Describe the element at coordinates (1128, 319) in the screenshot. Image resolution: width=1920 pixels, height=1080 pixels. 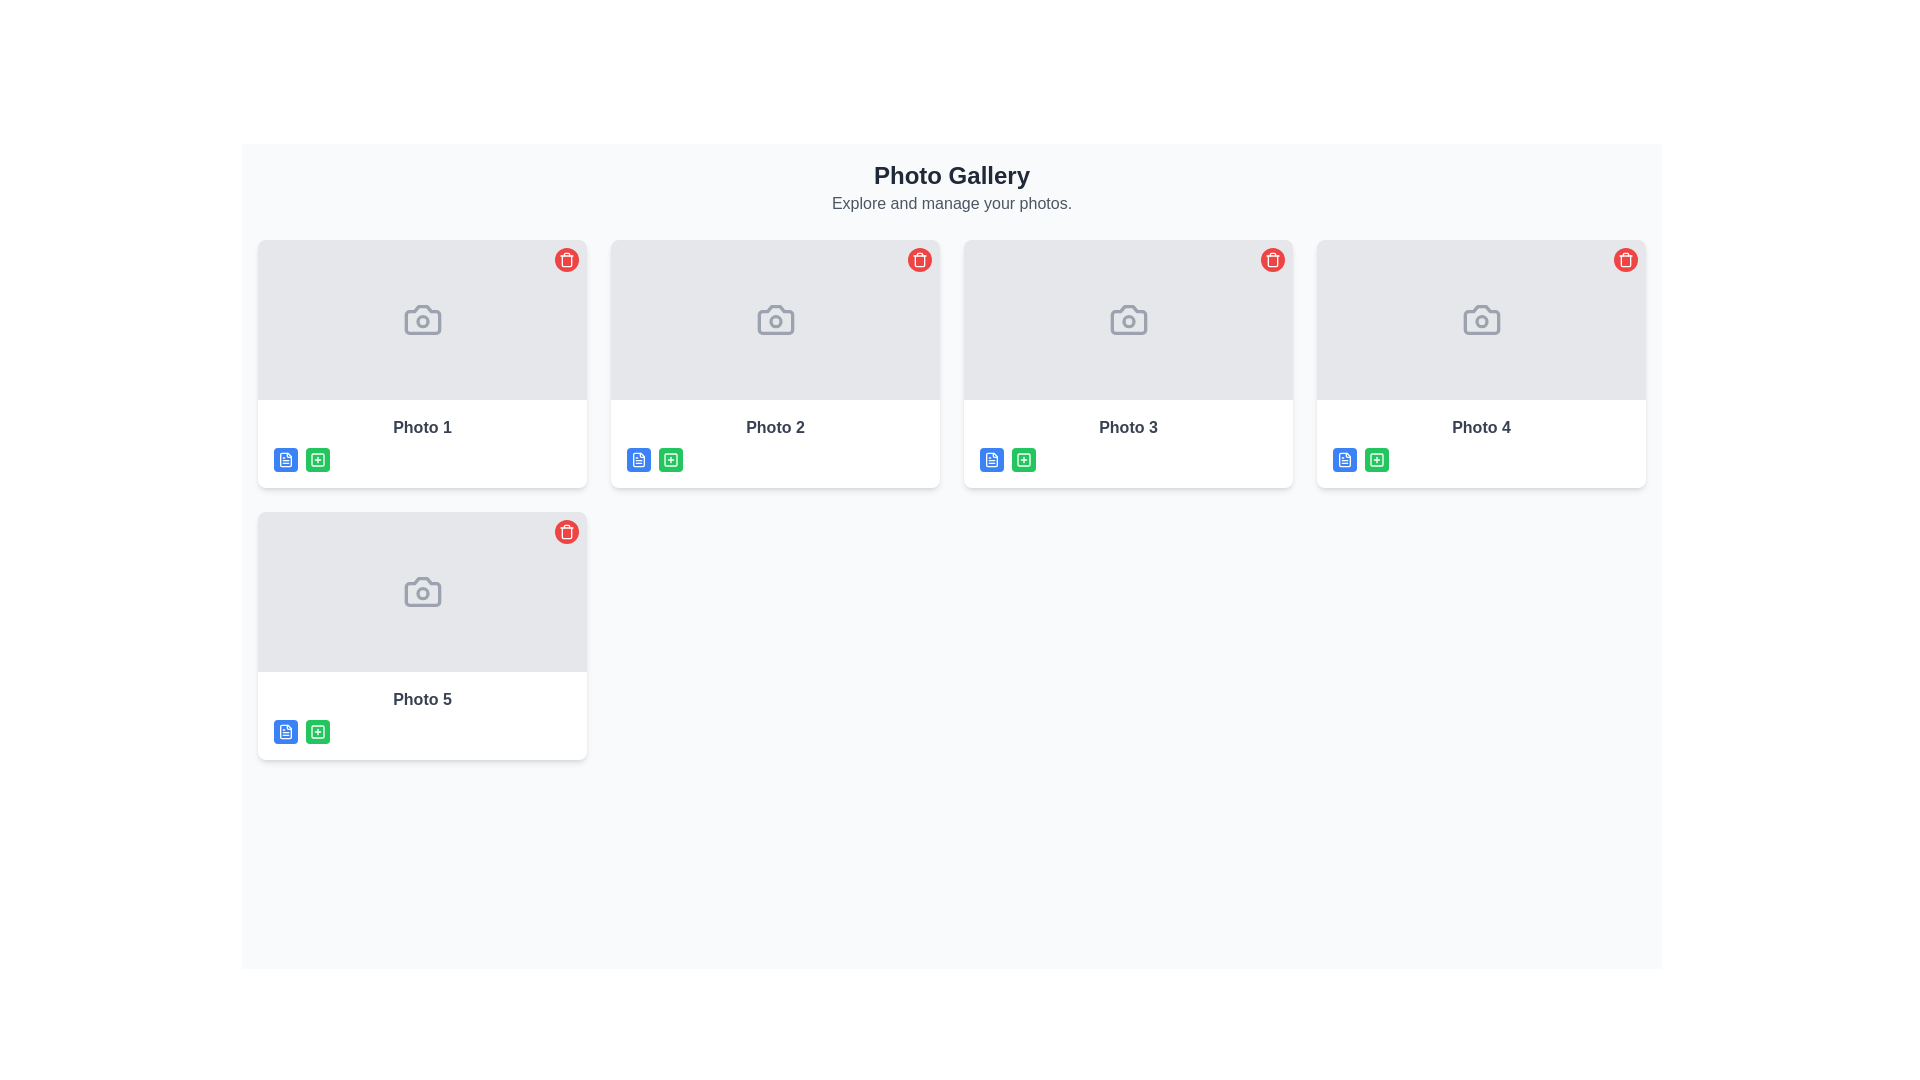
I see `the photo icon associated with the 'Photo 3' card, which is centrally located within the top section of the card among a grid of similar photo cards` at that location.